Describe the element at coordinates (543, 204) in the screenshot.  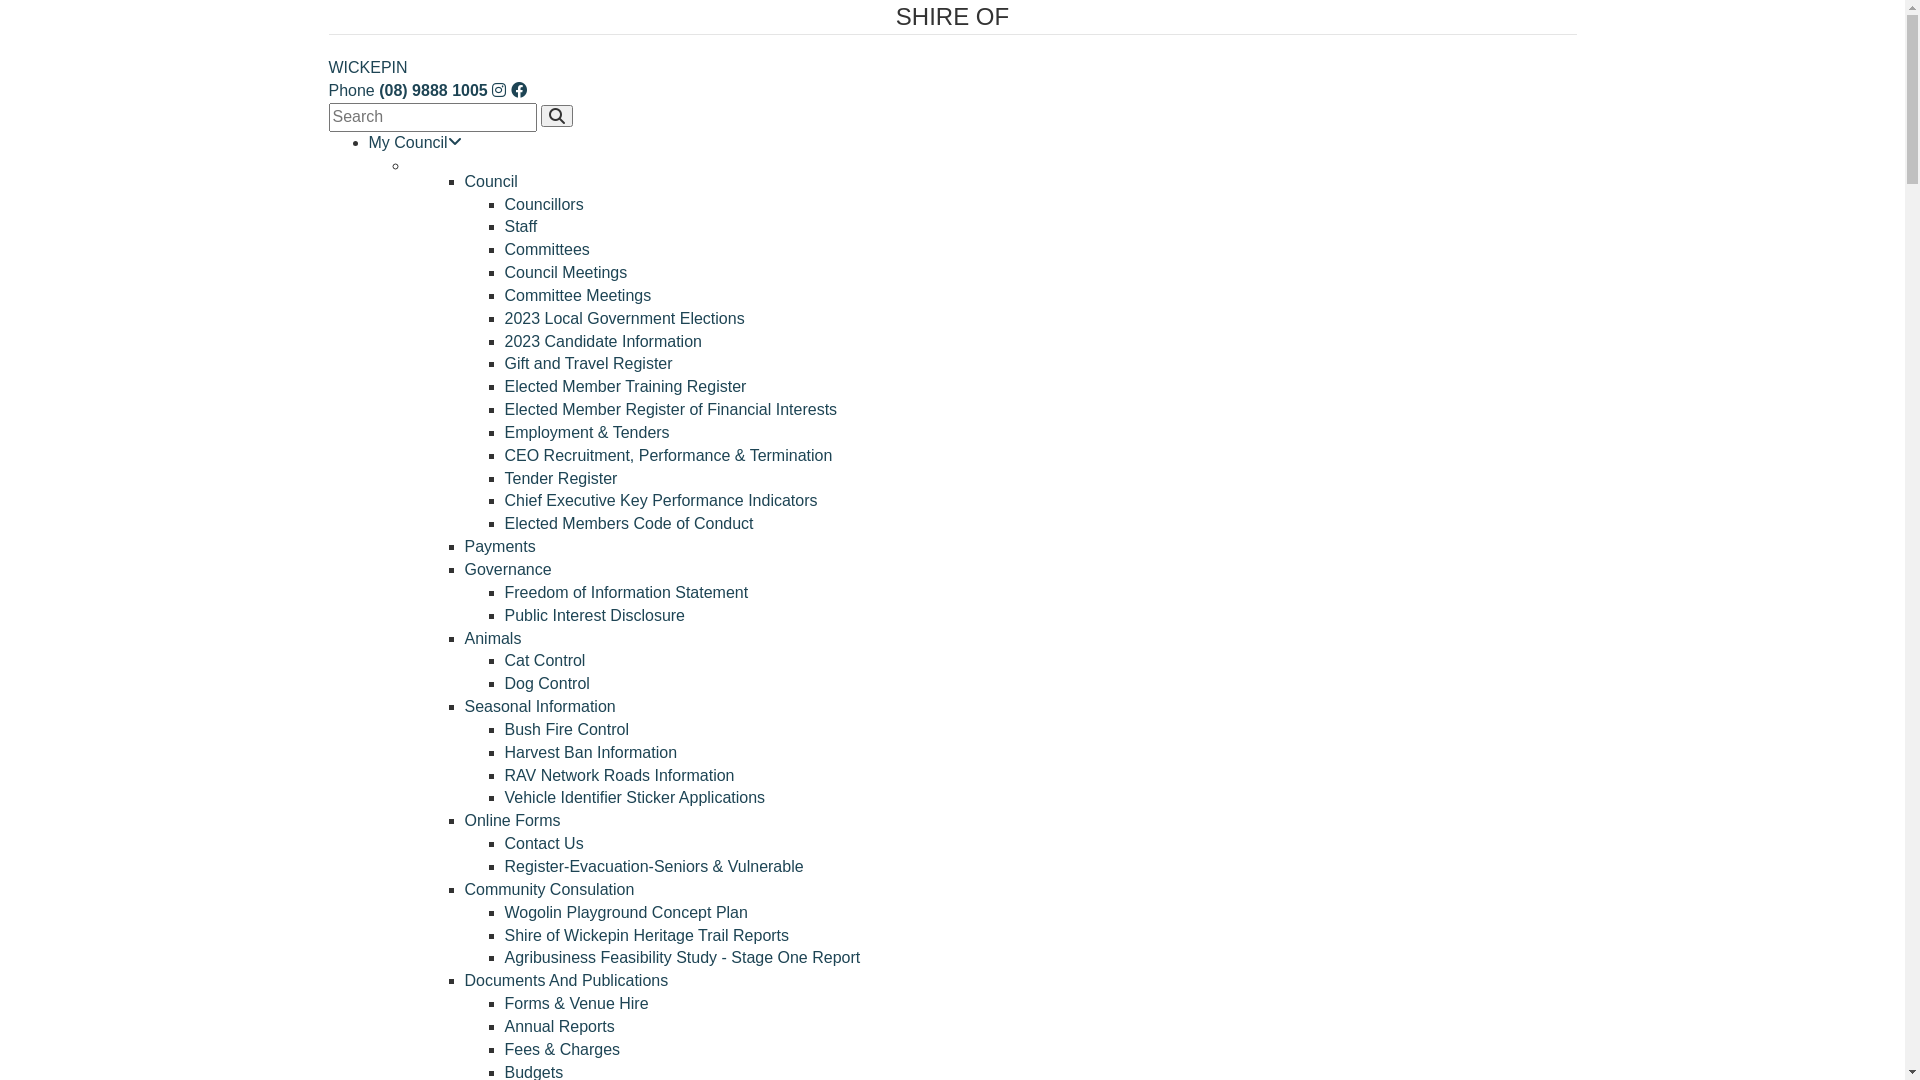
I see `'Councillors'` at that location.